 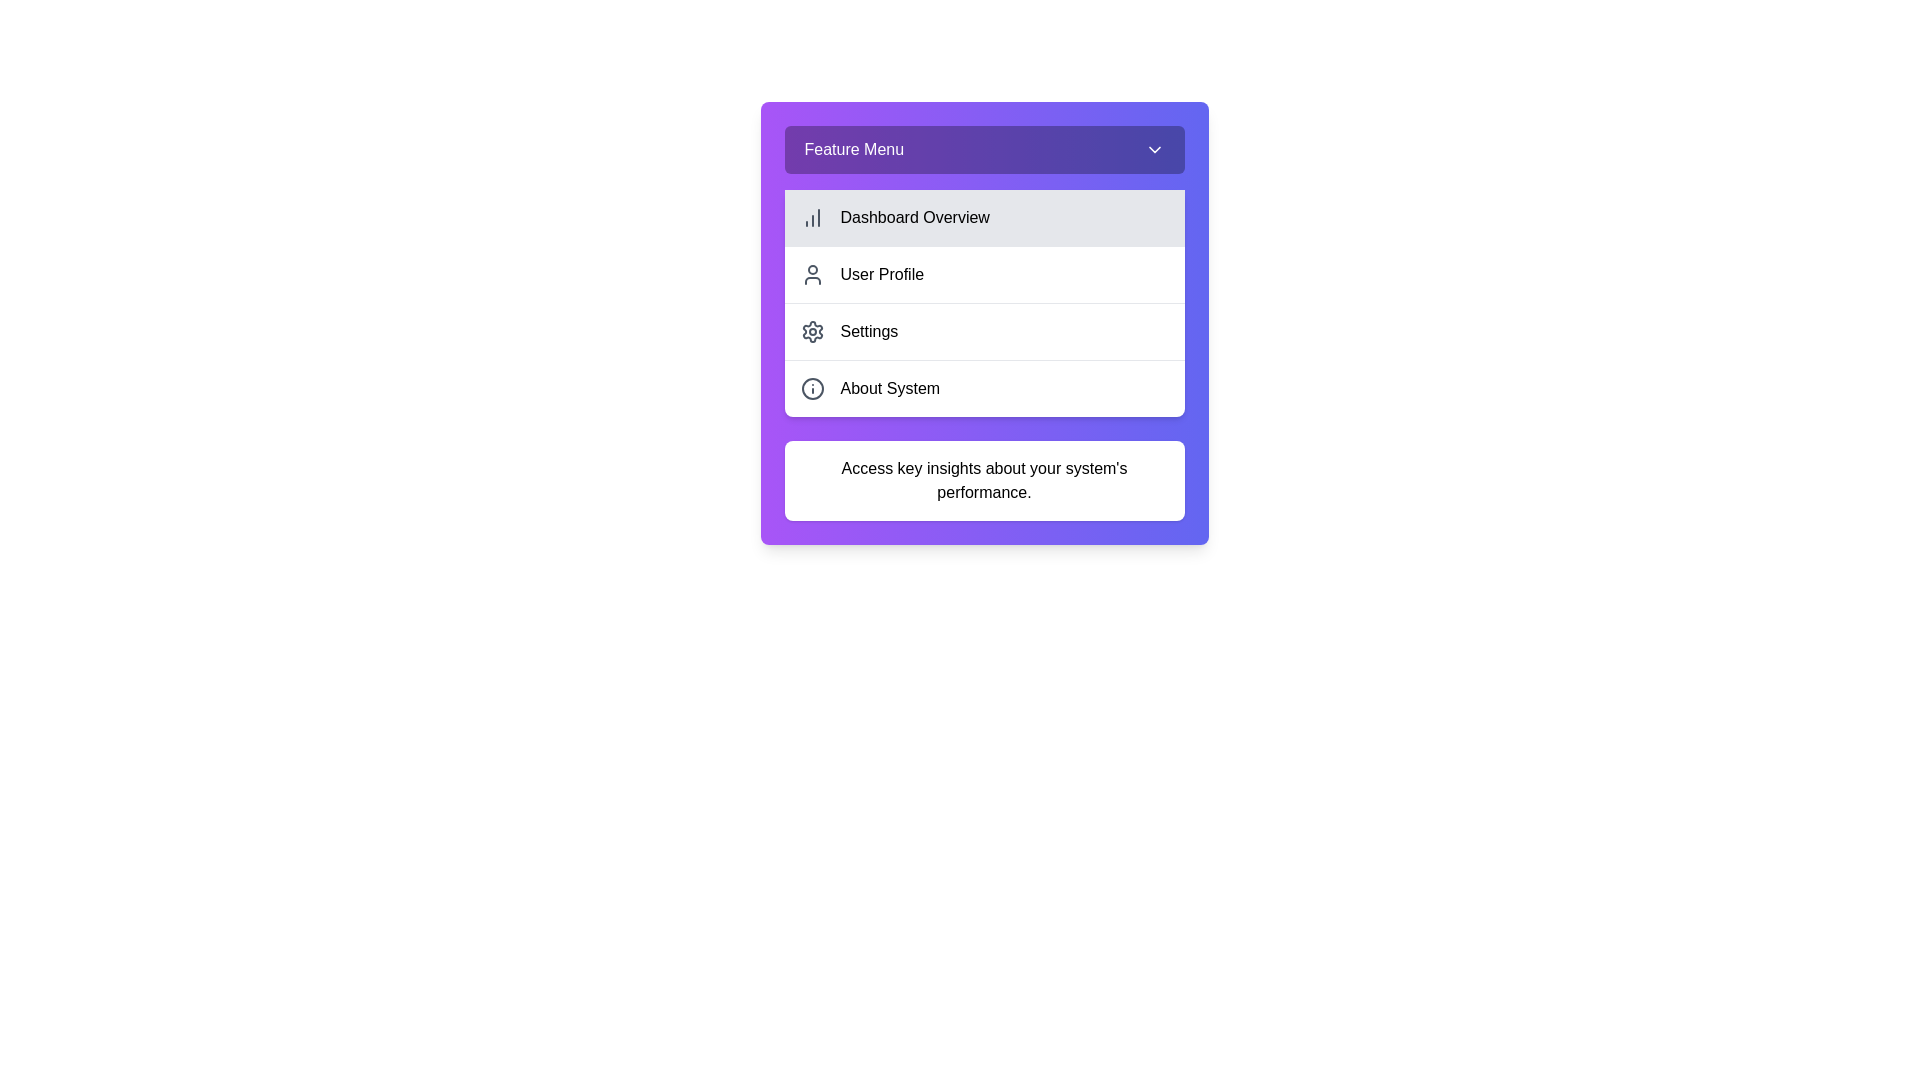 I want to click on the user icon styled as a circle representing a head and shoulders, which is gray and located next to the 'User Profile' text in the second row of the vertical menu, so click(x=812, y=274).